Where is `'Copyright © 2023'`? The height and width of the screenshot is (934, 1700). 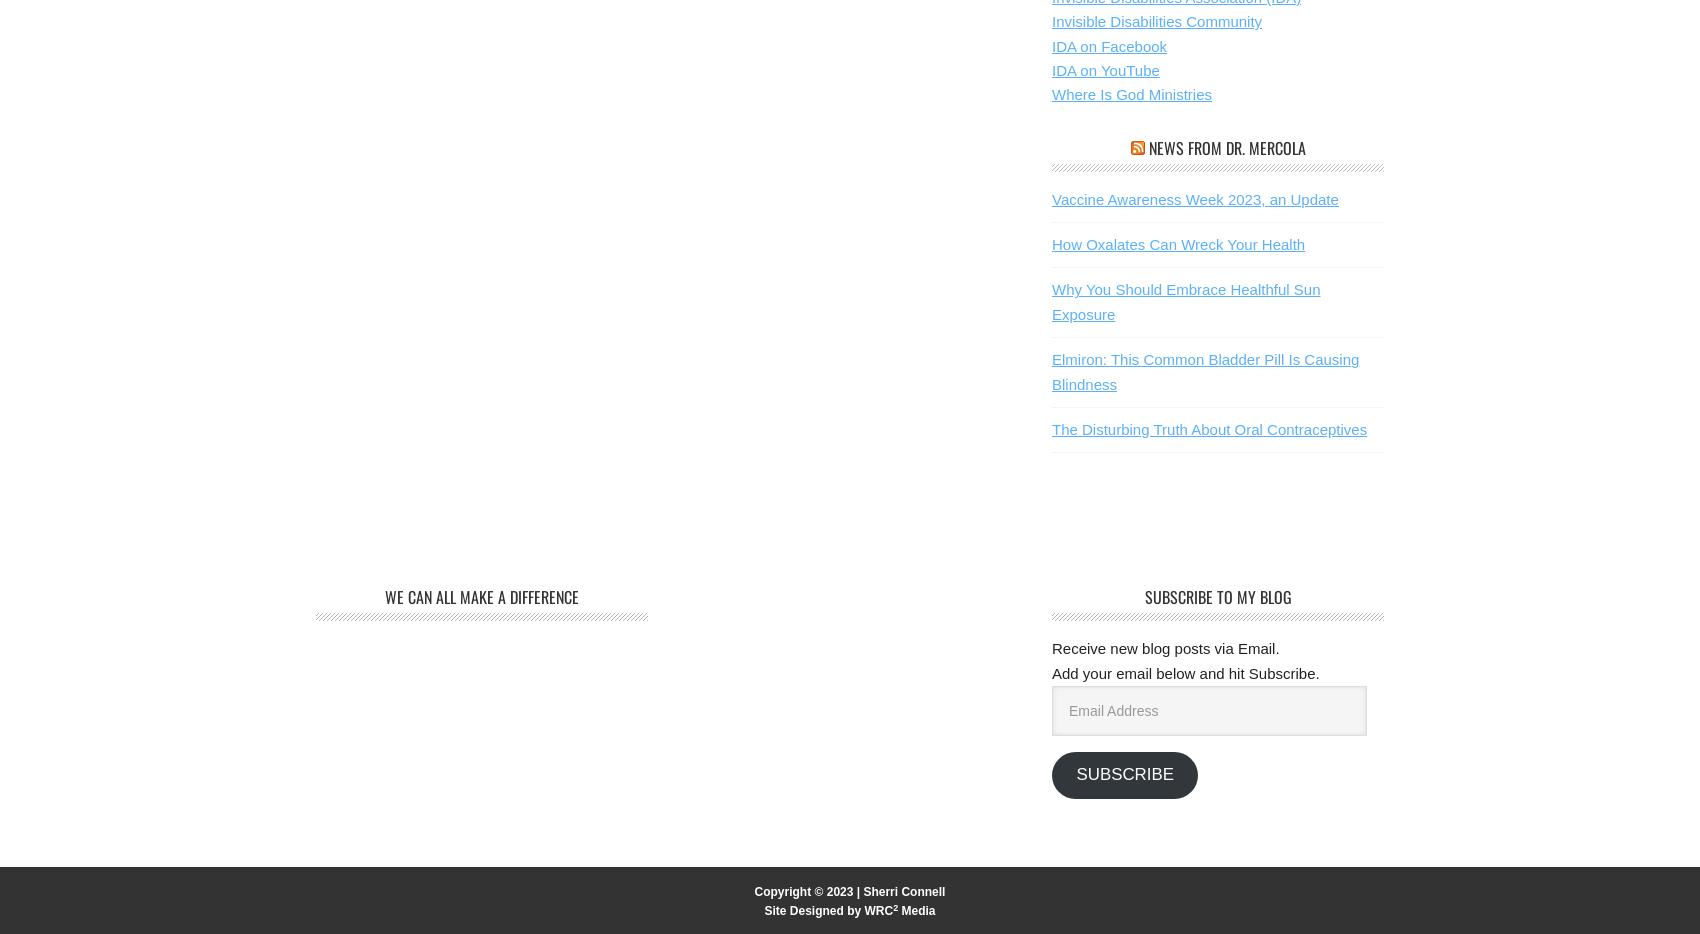
'Copyright © 2023' is located at coordinates (802, 891).